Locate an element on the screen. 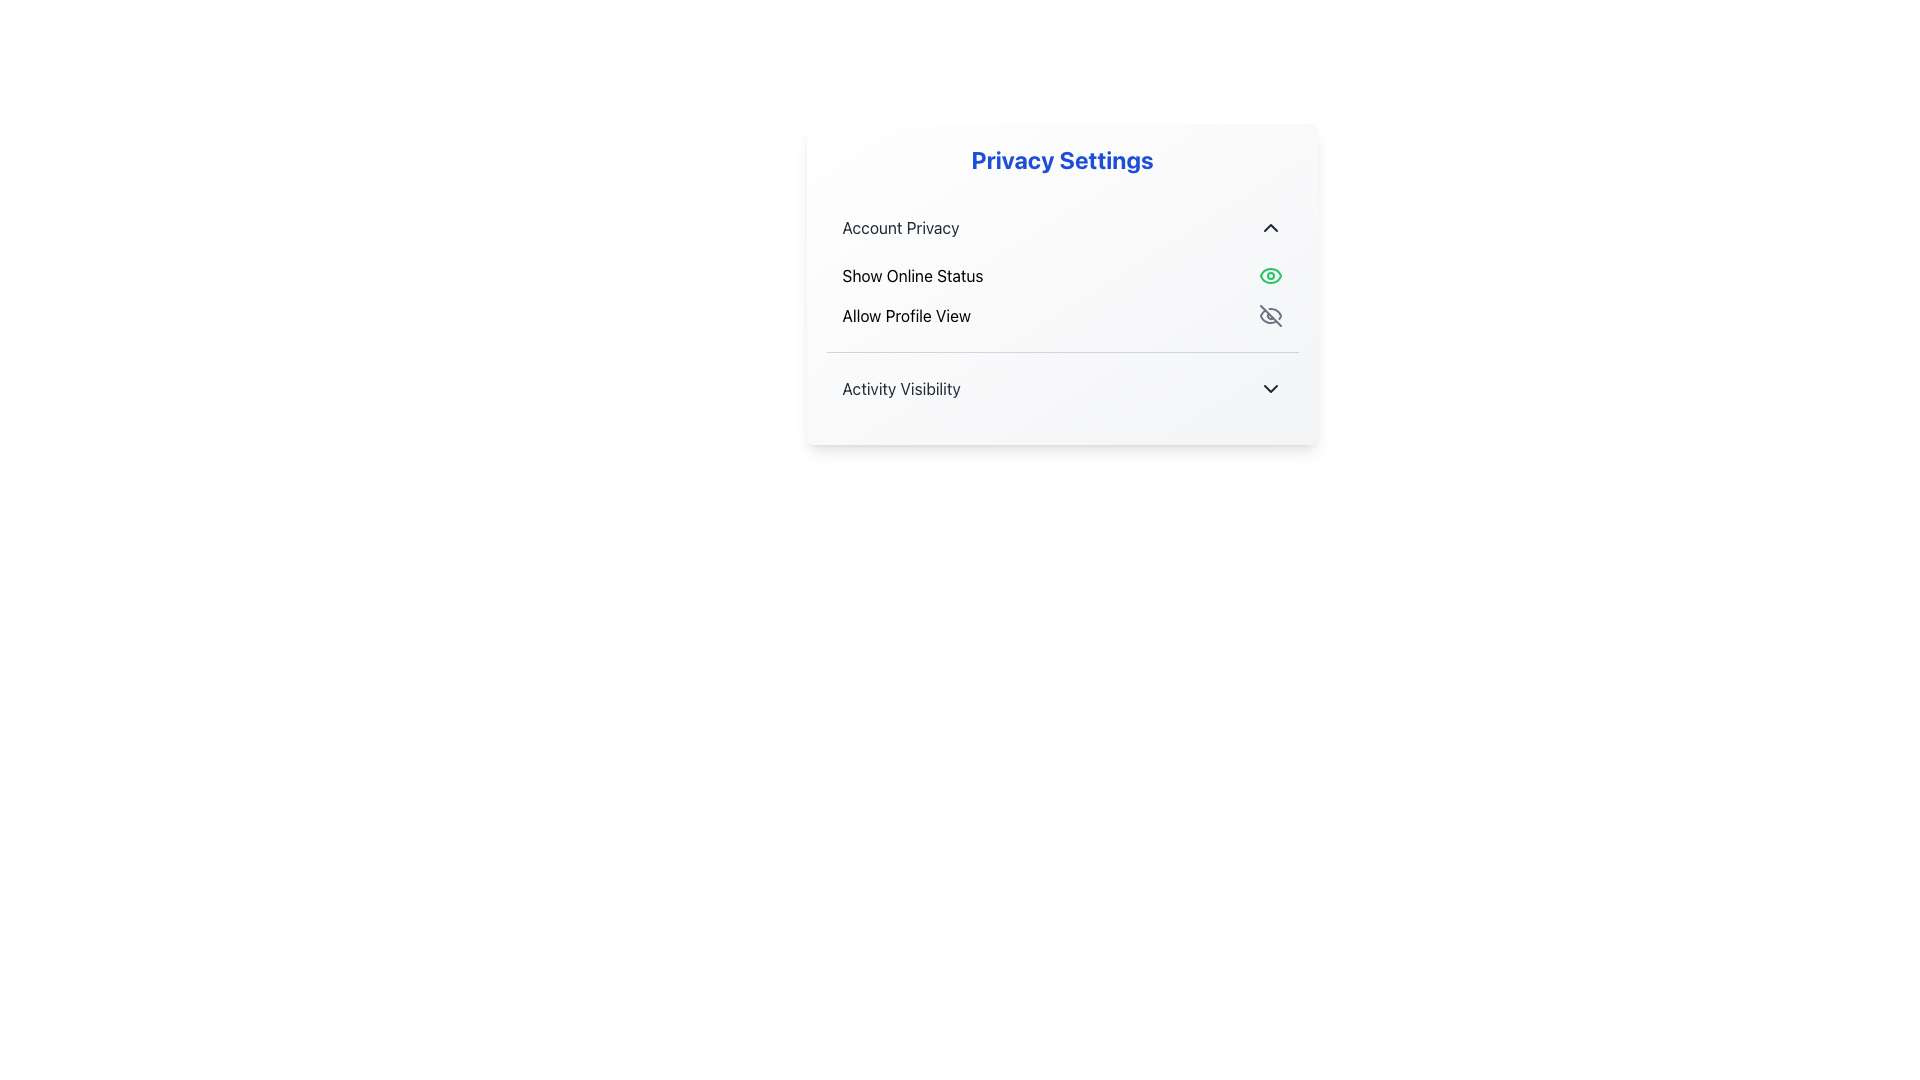  the green eye-shaped icon located to the right of the 'Allow Profile View' text in the 'Privacy Settings' section, which indicates visibility options is located at coordinates (1269, 276).